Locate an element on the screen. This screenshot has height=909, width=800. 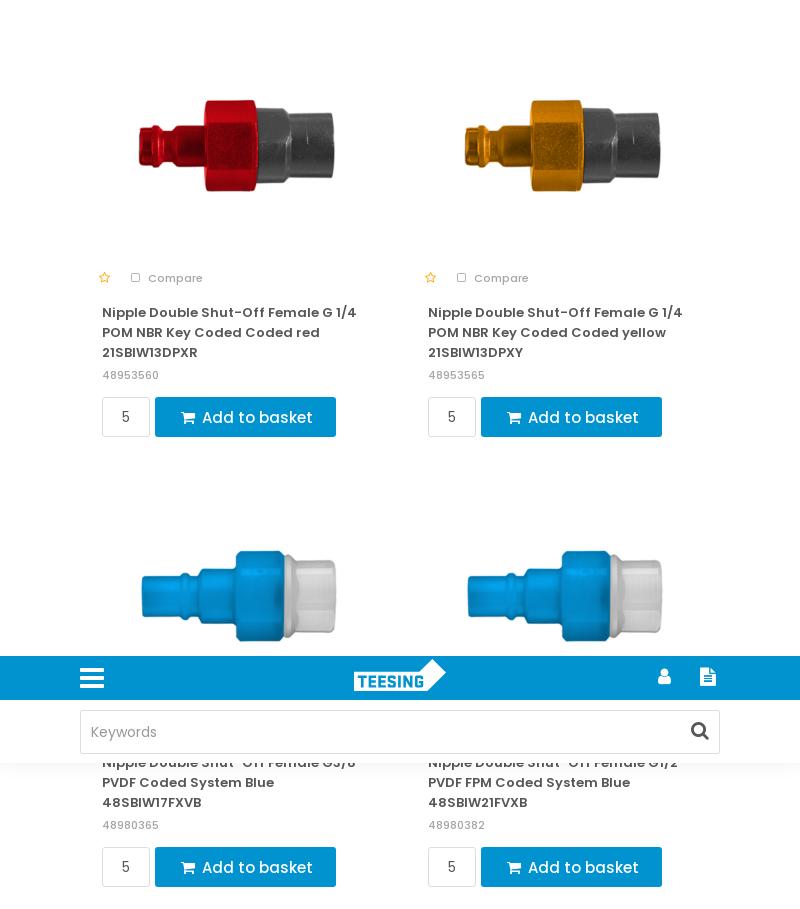
'.' is located at coordinates (419, 109).